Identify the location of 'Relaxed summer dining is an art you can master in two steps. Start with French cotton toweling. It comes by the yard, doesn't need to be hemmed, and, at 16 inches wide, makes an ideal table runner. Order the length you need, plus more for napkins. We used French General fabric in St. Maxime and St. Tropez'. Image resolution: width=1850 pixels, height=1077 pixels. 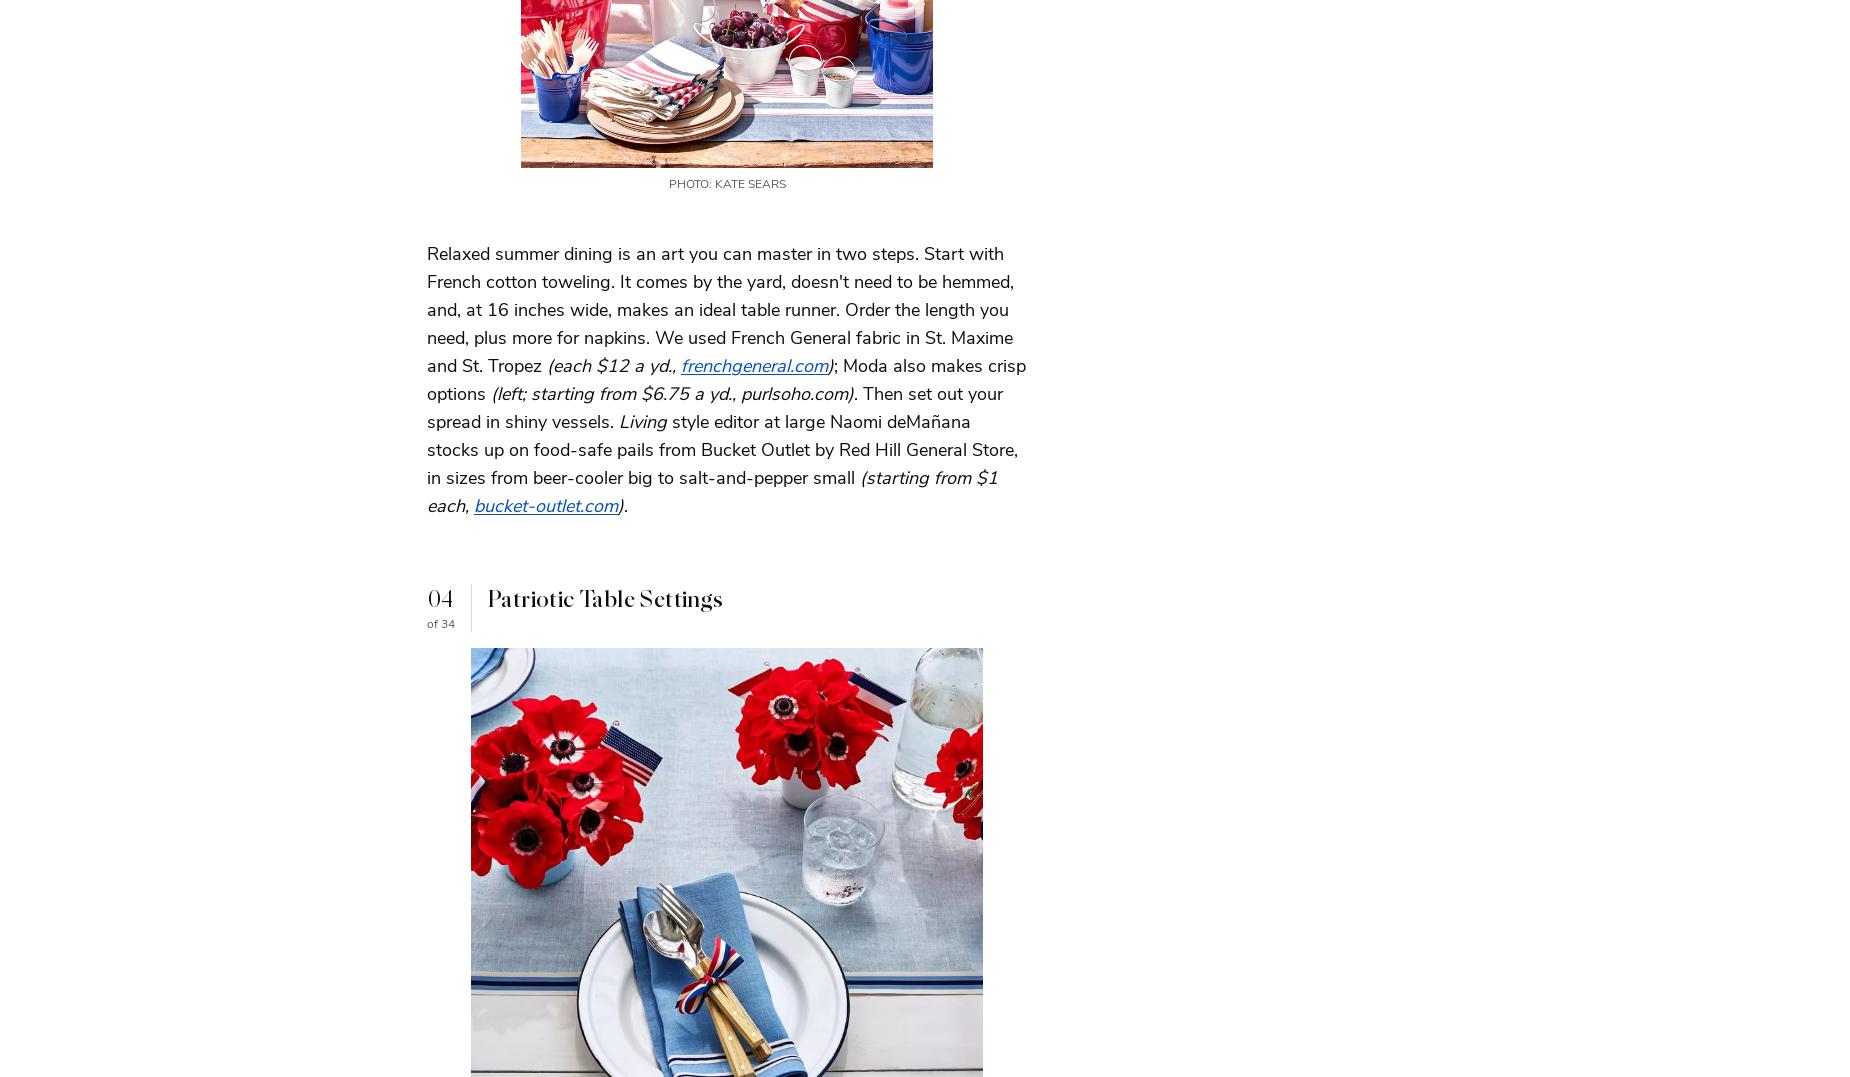
(425, 308).